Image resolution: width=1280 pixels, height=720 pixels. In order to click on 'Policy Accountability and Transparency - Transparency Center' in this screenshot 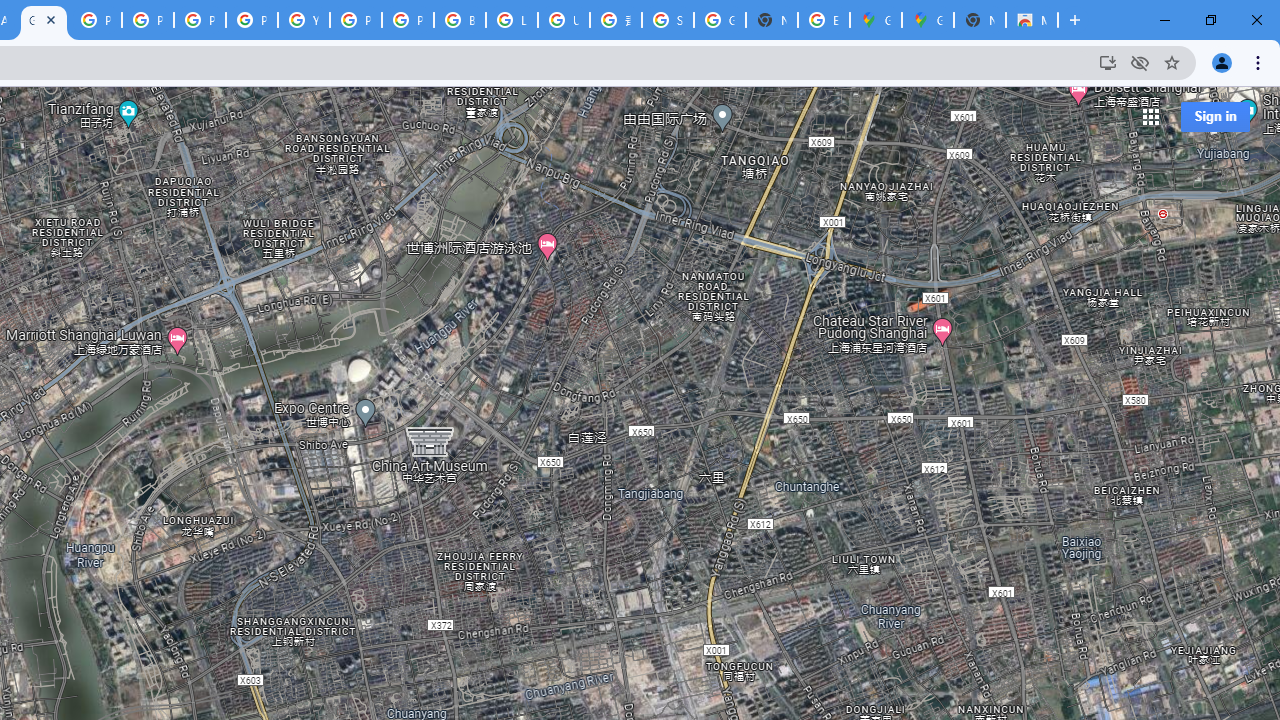, I will do `click(95, 20)`.